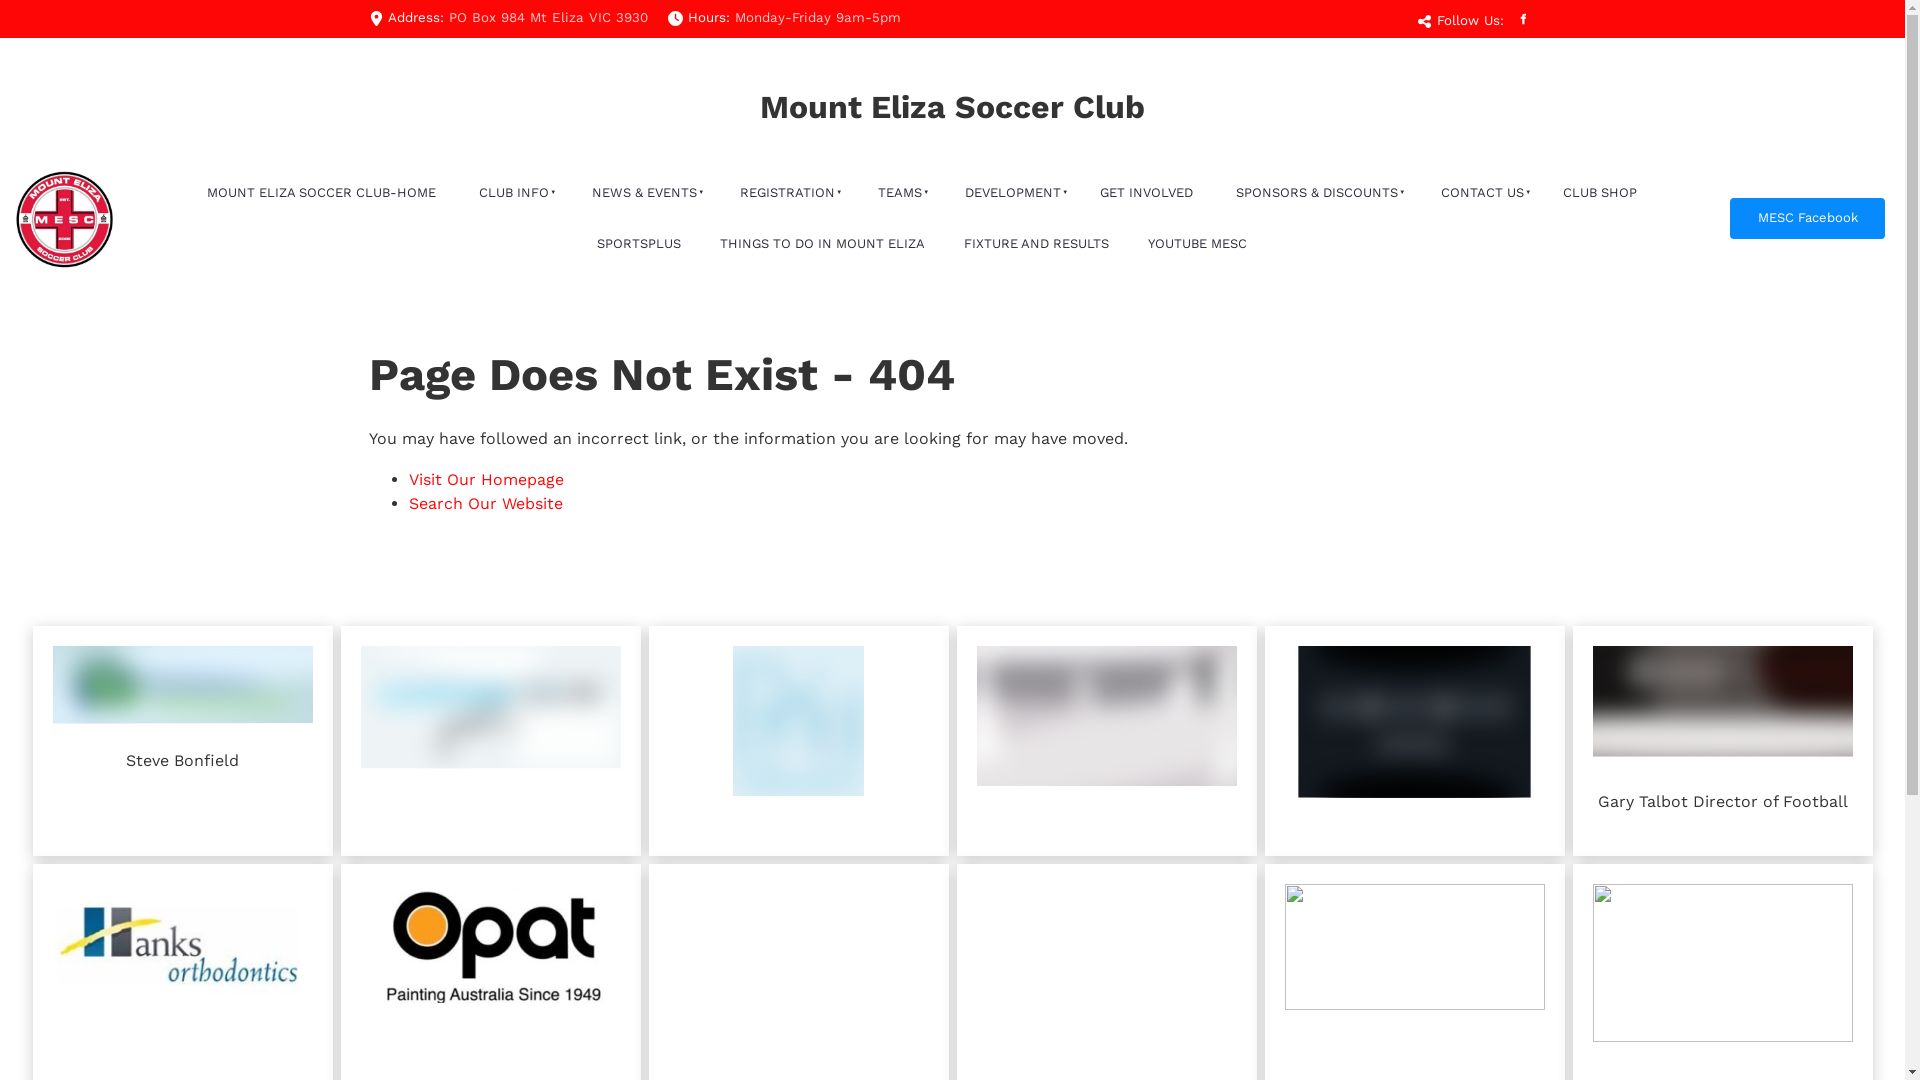 Image resolution: width=1920 pixels, height=1080 pixels. I want to click on 'NEWS & EVENTS', so click(642, 193).